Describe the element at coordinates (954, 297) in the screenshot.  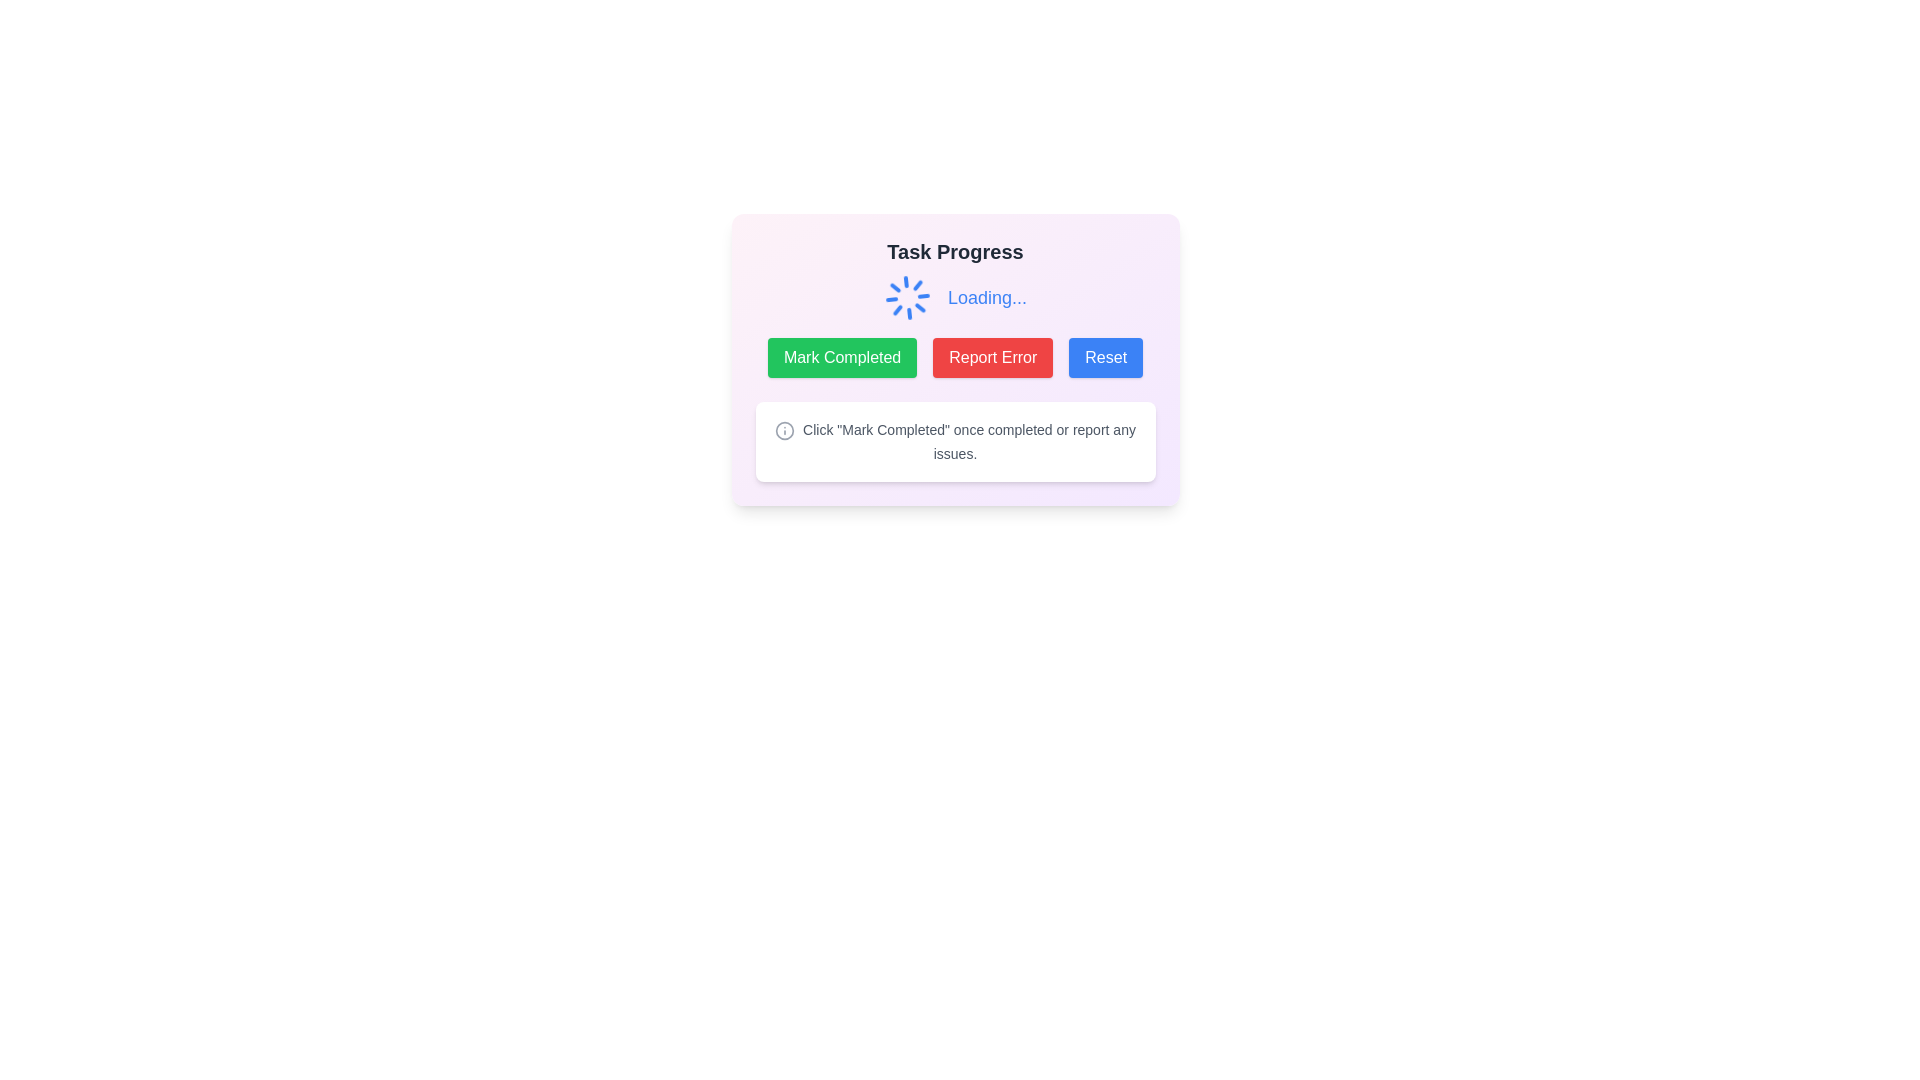
I see `progress text label from the Loader element, which is visually indicated by a spinning icon and is centered below the 'Task Progress' title and above the action buttons` at that location.